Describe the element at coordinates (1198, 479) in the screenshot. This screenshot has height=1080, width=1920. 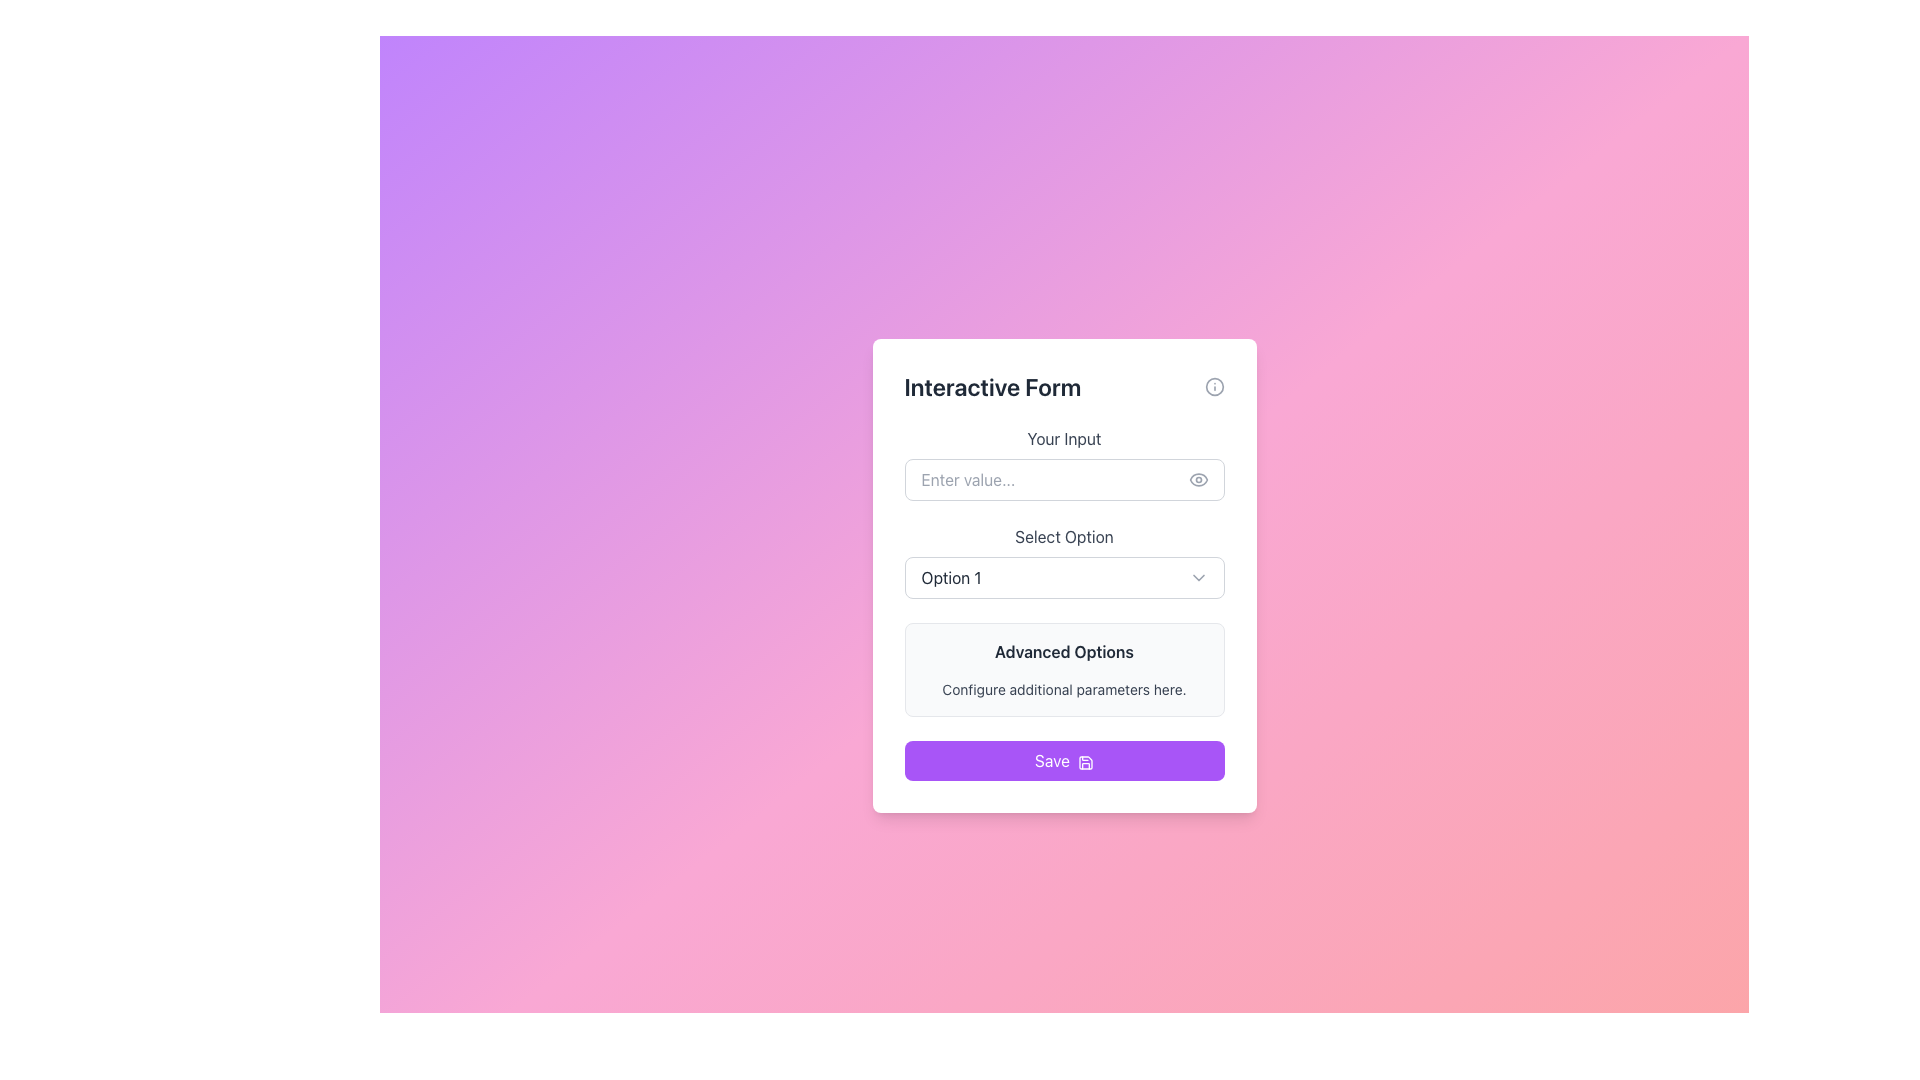
I see `the toggle visibility icon, which is a small eye-shaped icon located to the right of the input field labeled 'Enter value...'` at that location.